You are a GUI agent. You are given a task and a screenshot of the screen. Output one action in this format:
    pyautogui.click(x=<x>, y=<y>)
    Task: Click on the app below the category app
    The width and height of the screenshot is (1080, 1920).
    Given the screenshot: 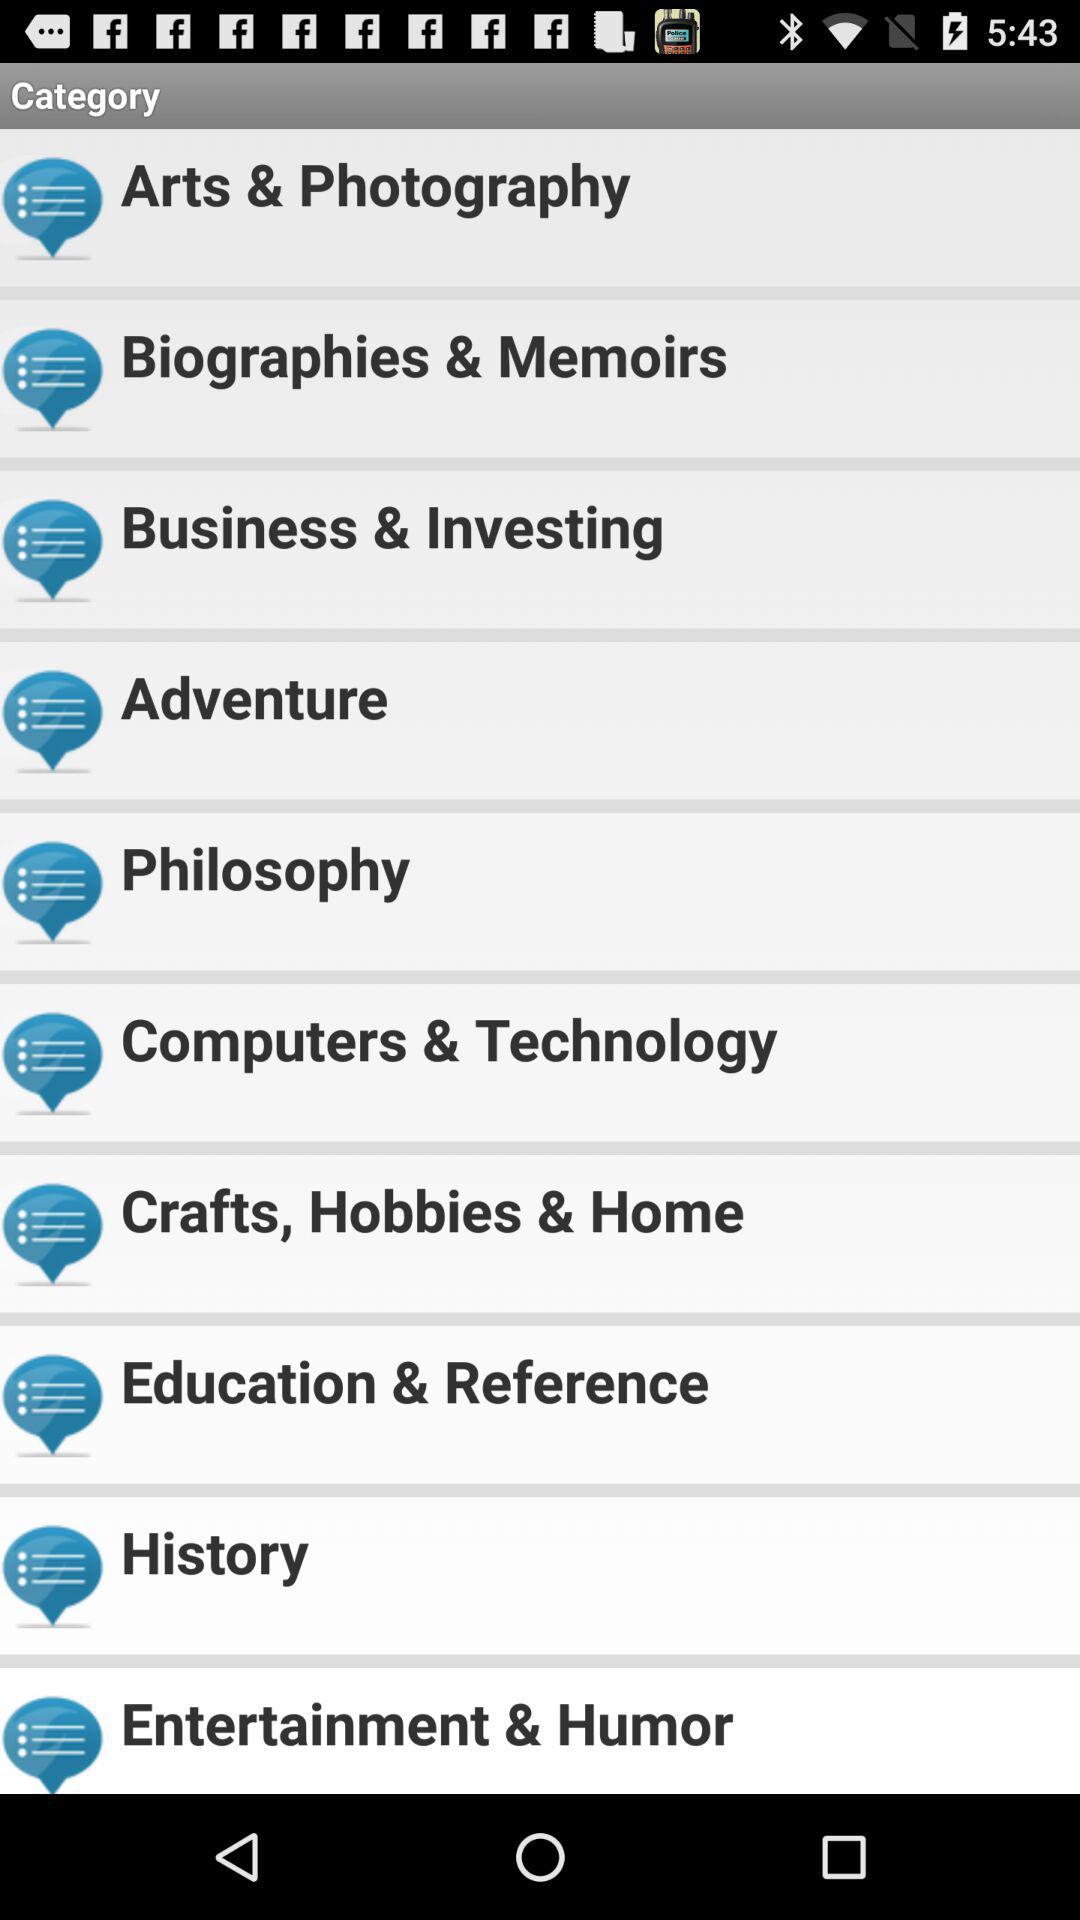 What is the action you would take?
    pyautogui.click(x=591, y=175)
    